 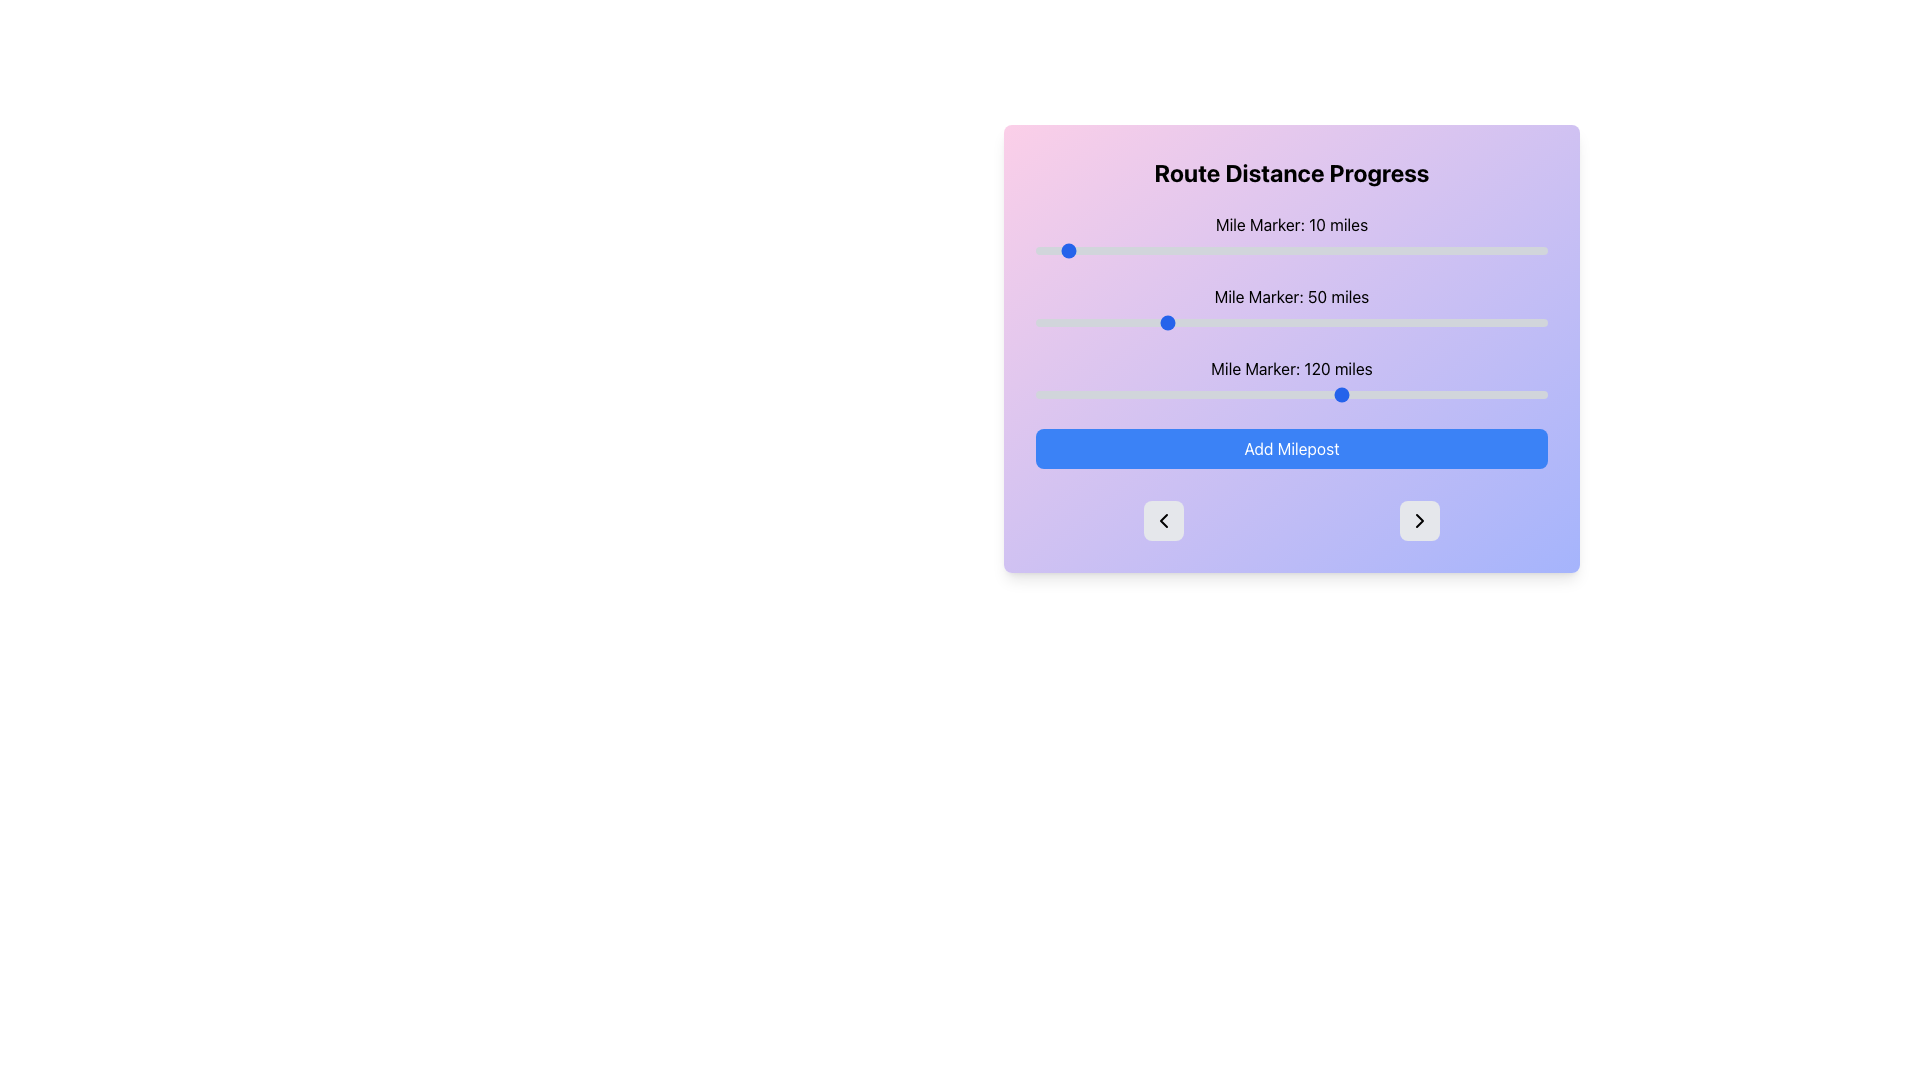 What do you see at coordinates (1291, 447) in the screenshot?
I see `the rounded rectangular button with a blue background and white text labeled 'Add Milepost'` at bounding box center [1291, 447].